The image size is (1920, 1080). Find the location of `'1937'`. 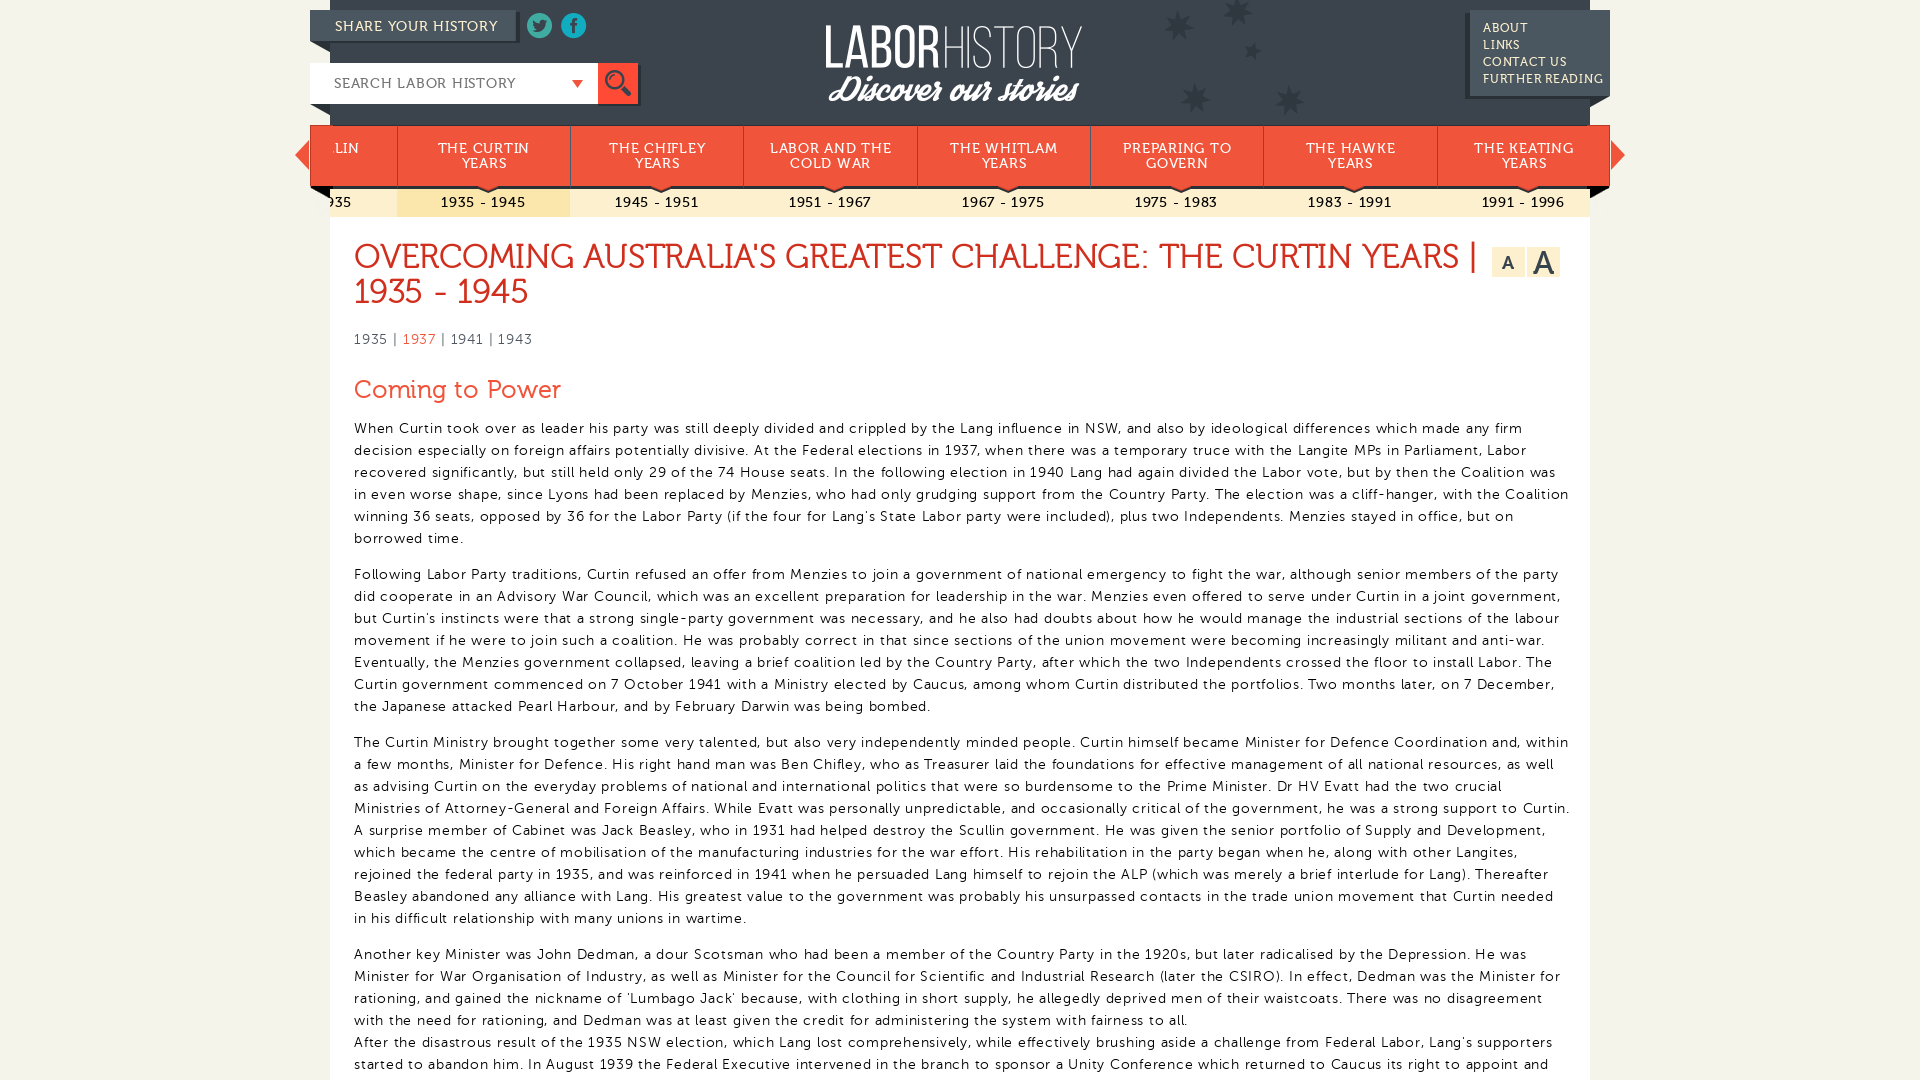

'1937' is located at coordinates (418, 338).